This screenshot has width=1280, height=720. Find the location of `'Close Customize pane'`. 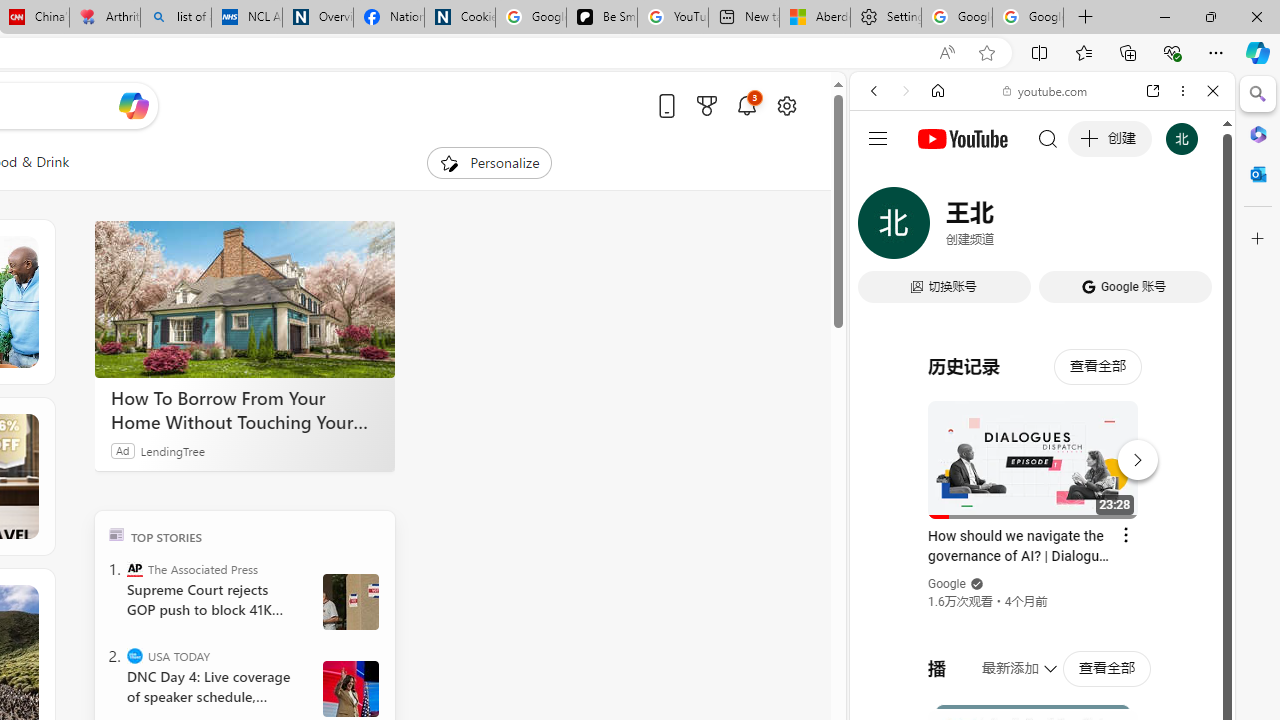

'Close Customize pane' is located at coordinates (1257, 238).